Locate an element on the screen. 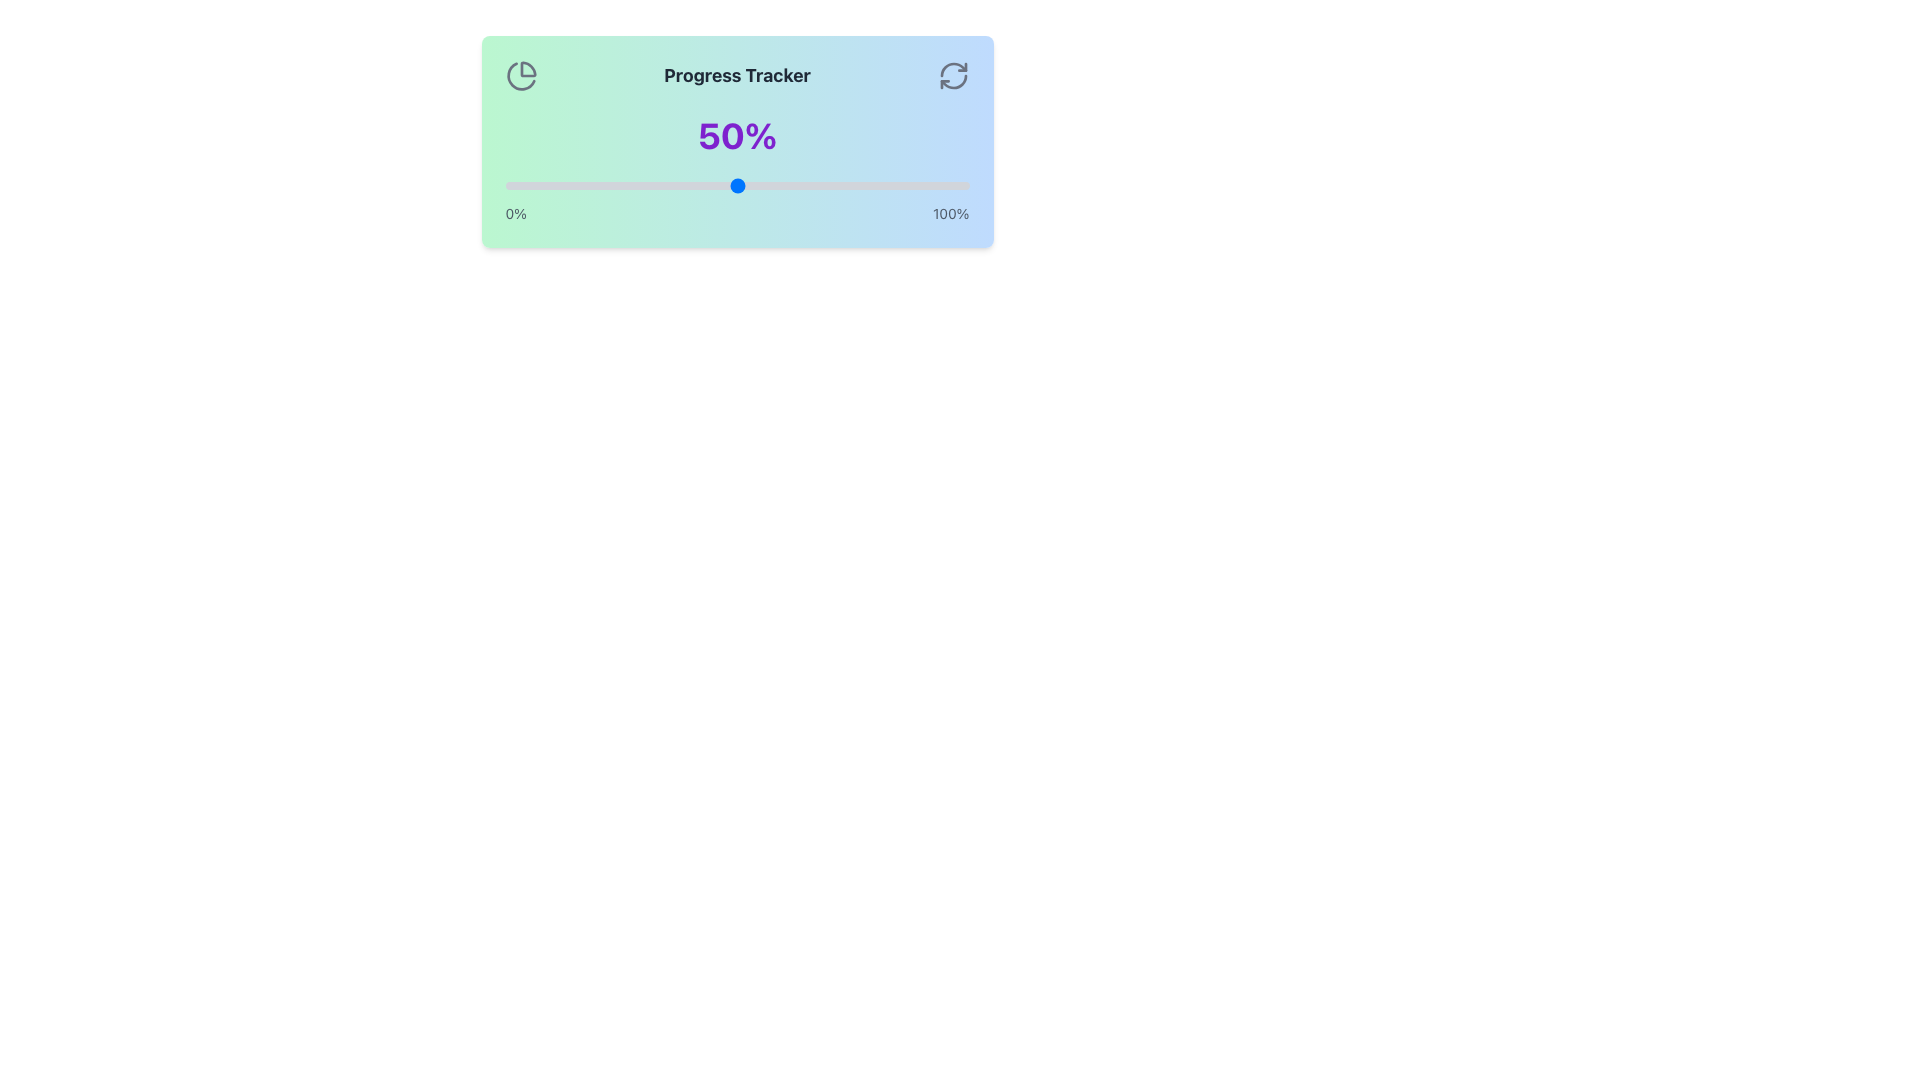  the progress tracker value is located at coordinates (782, 185).